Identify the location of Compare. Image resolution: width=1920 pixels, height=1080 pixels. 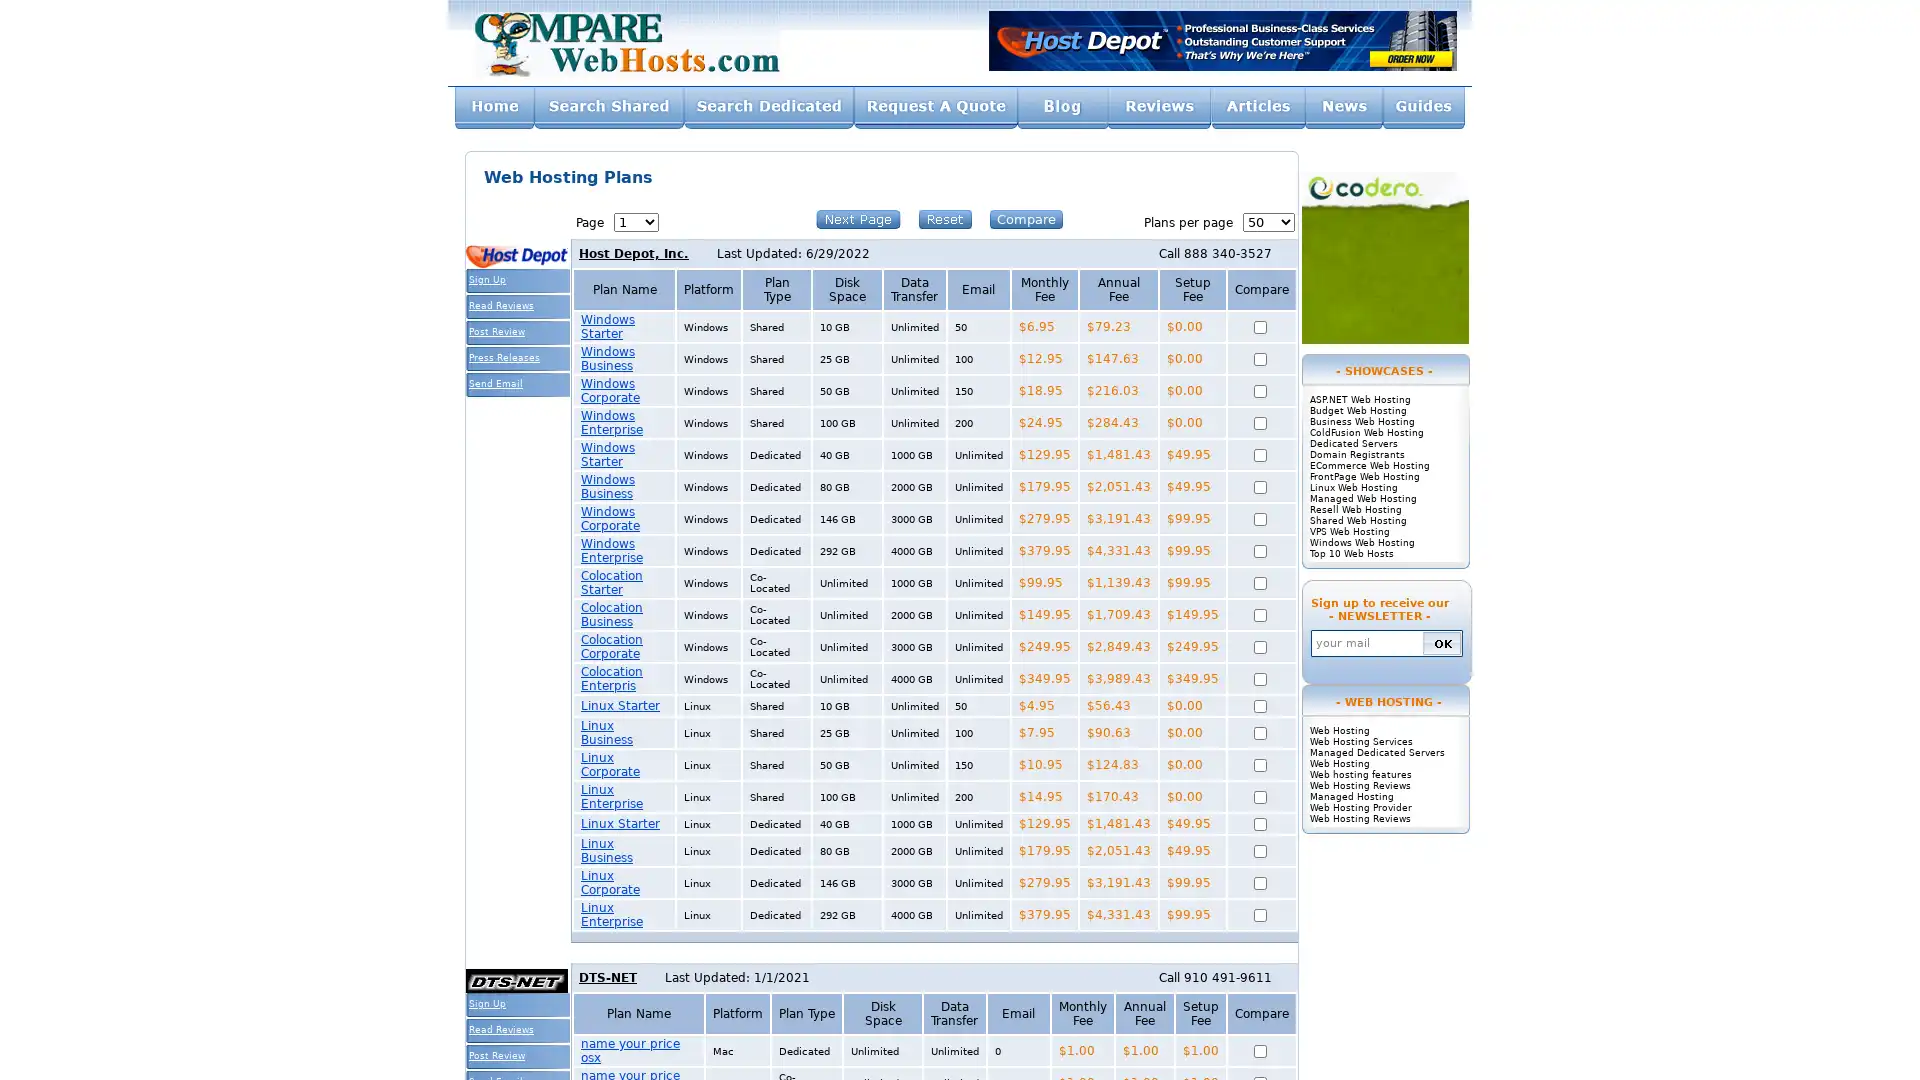
(1026, 219).